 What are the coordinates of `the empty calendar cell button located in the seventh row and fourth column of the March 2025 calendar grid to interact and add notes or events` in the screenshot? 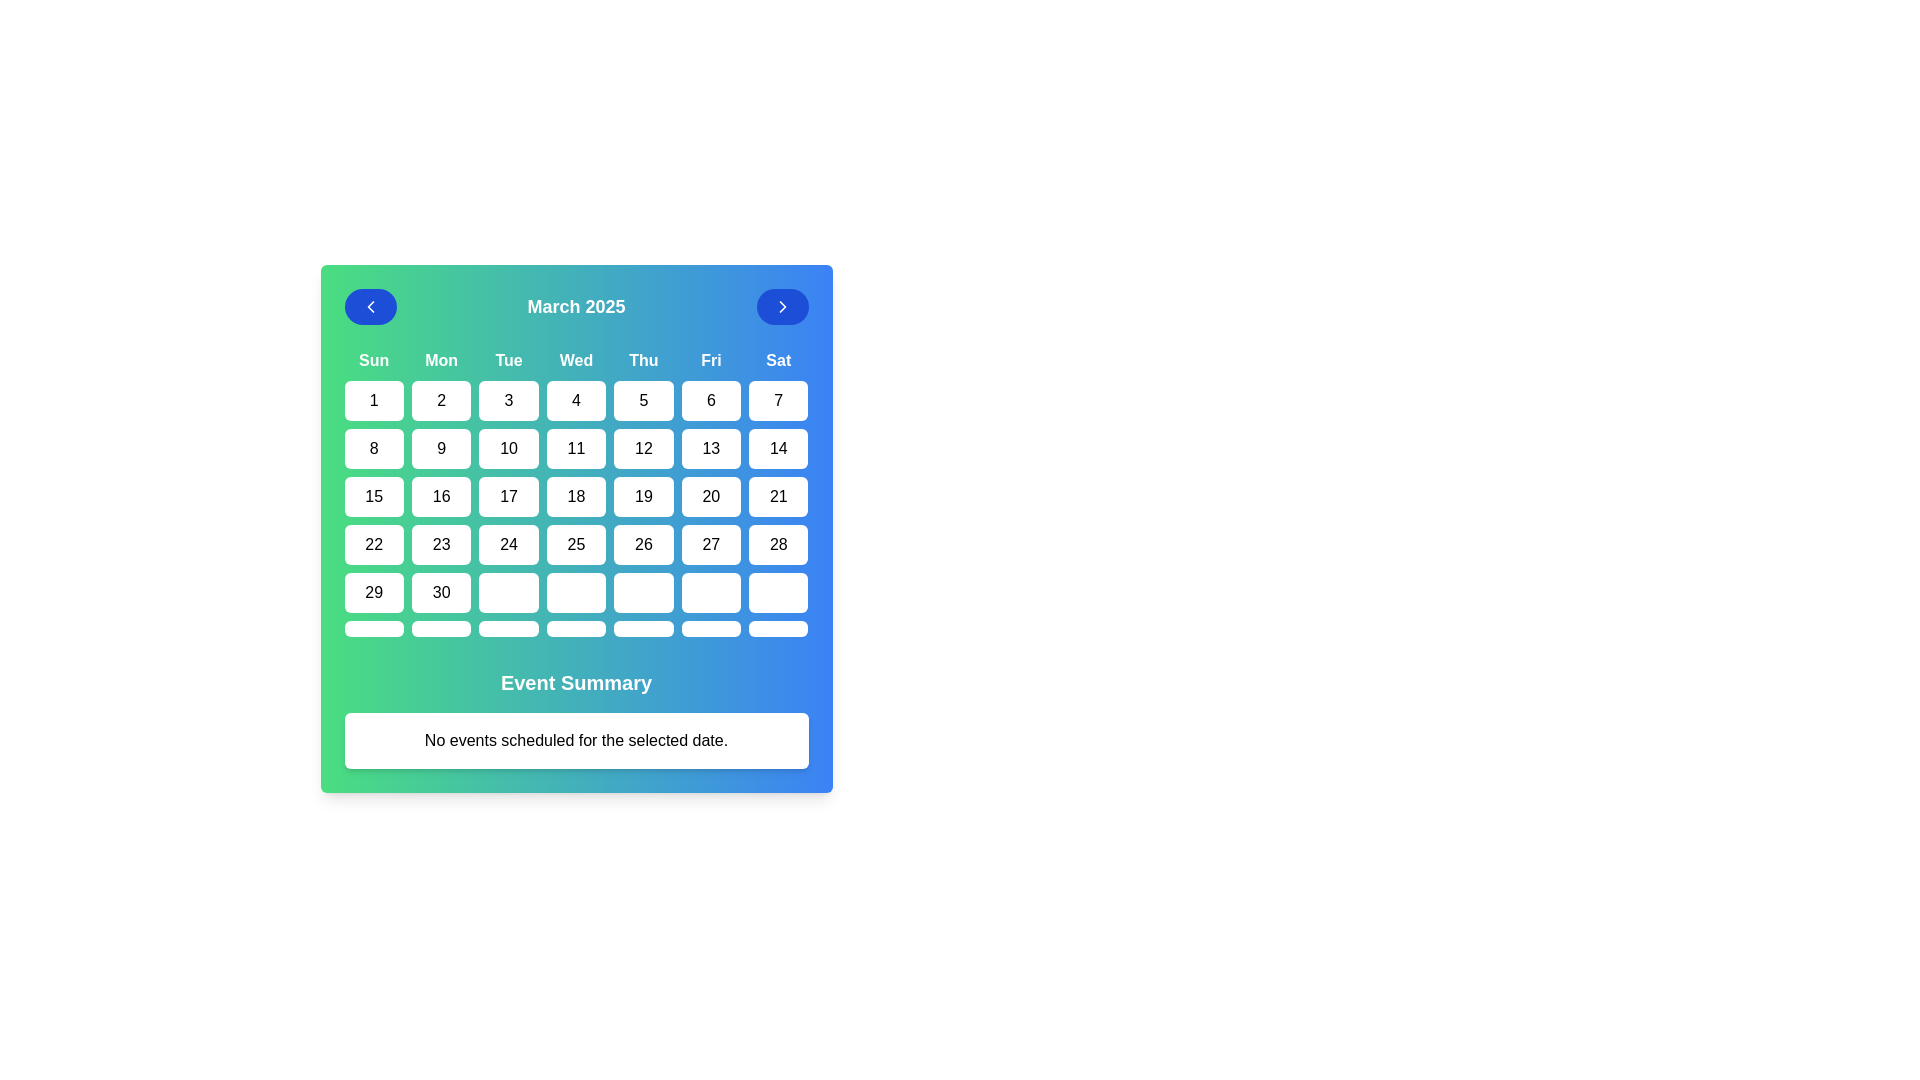 It's located at (575, 627).